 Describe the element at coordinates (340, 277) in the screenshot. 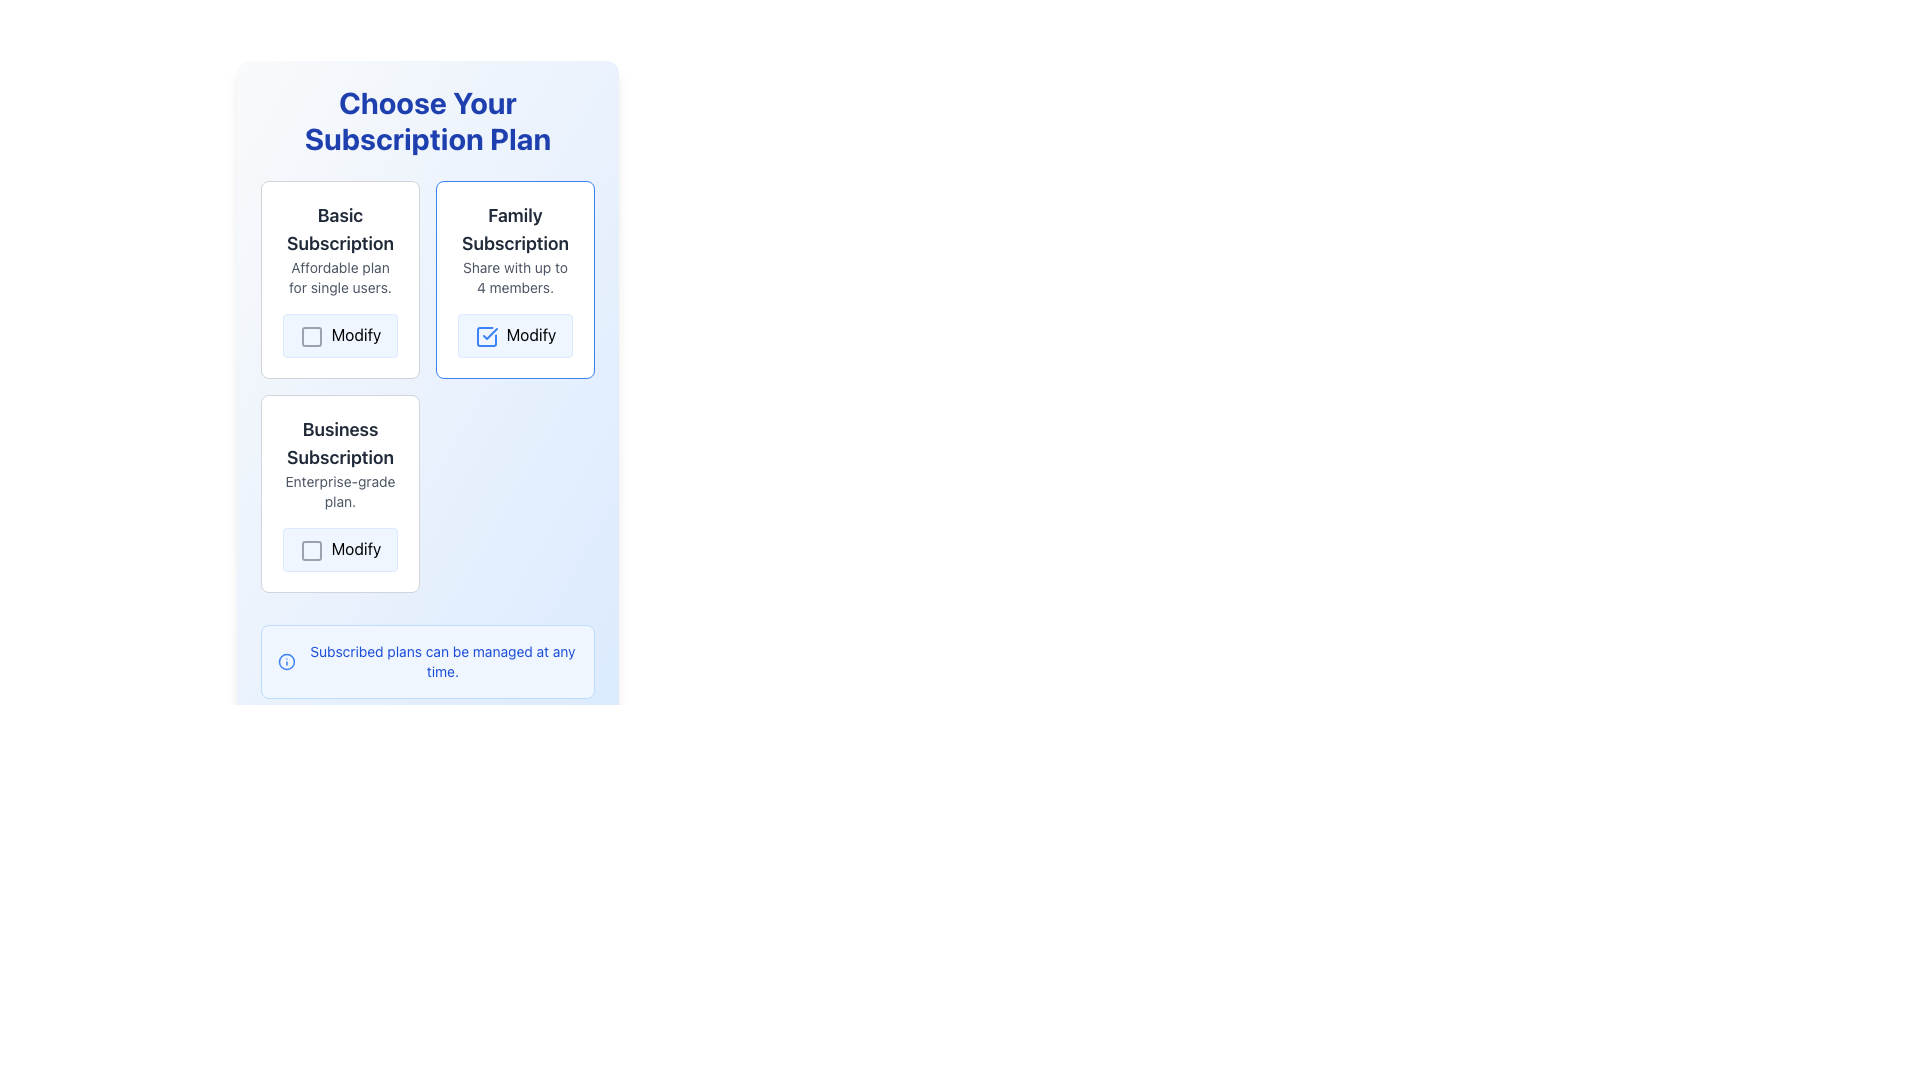

I see `the textual UI component displaying 'Affordable plan for single users.' which is located below the title in the 'Basic Subscription' box` at that location.